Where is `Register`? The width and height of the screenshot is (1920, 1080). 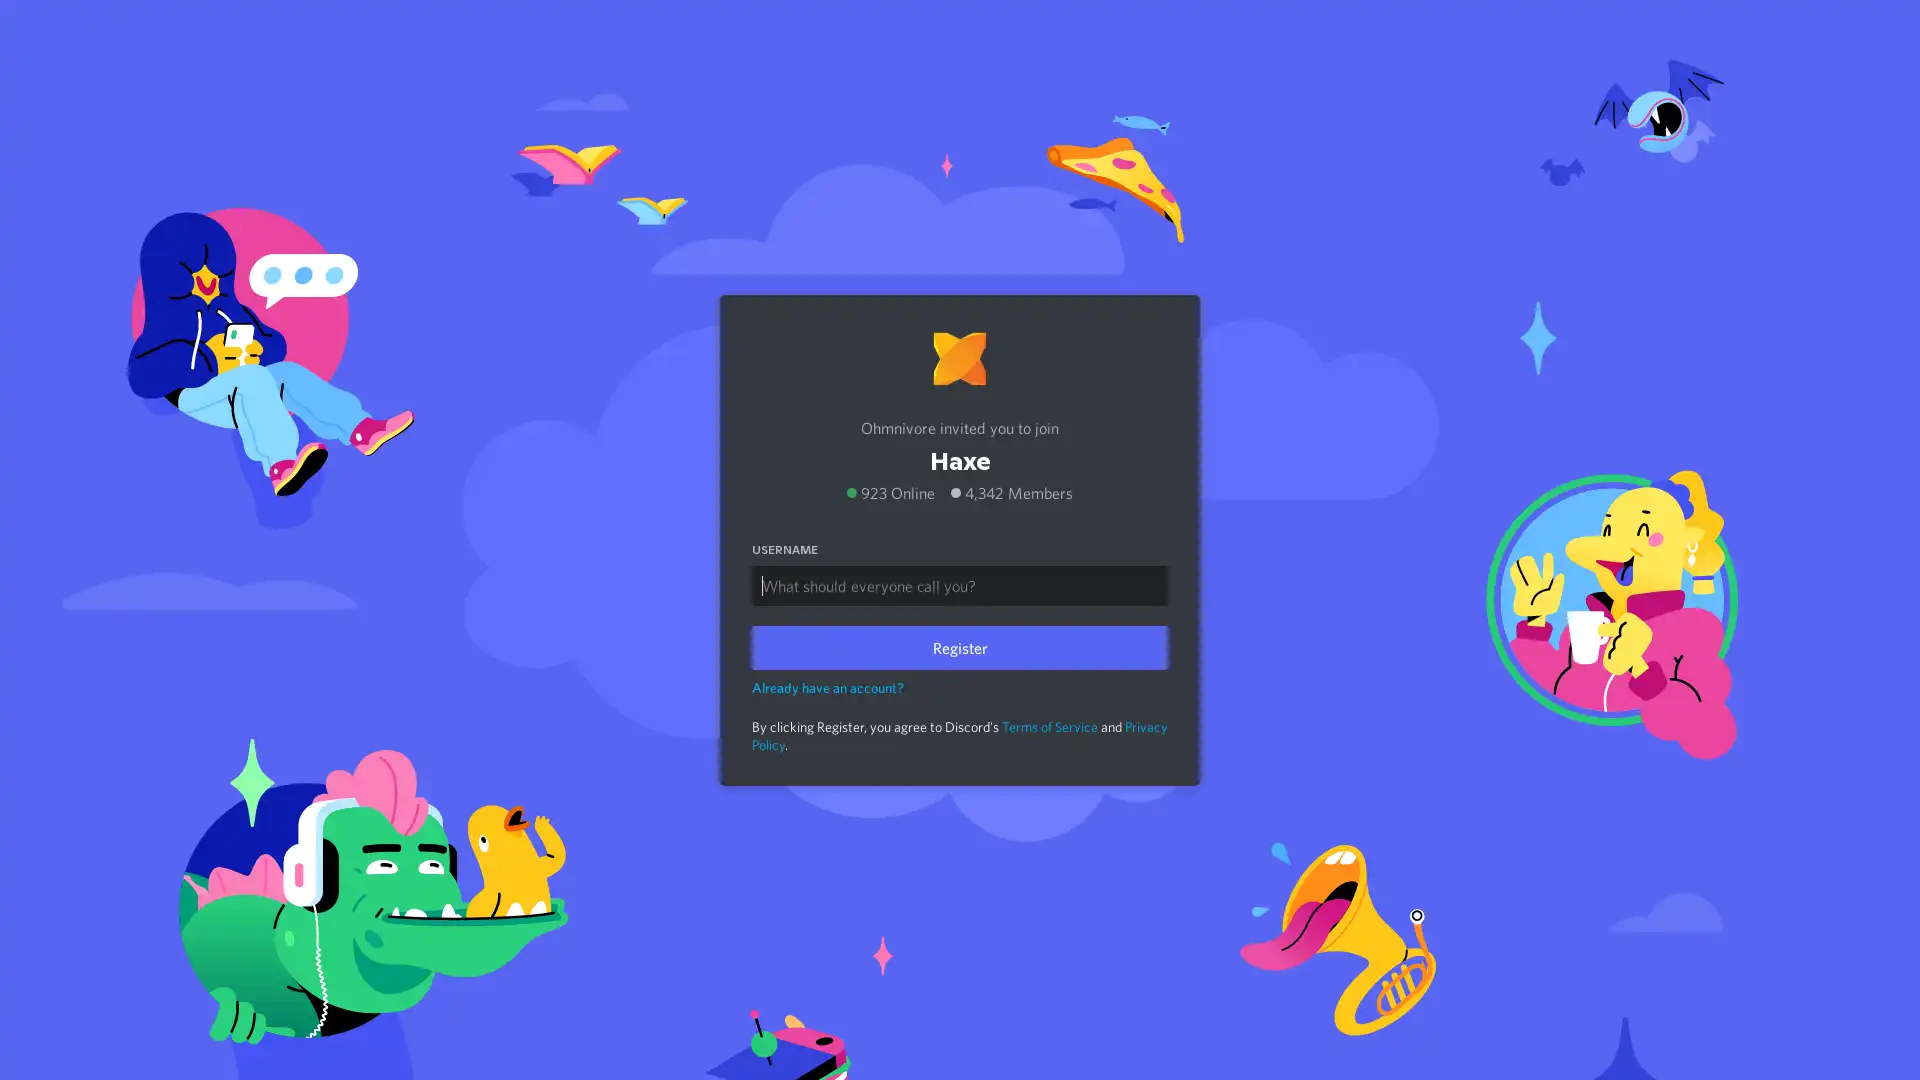 Register is located at coordinates (960, 647).